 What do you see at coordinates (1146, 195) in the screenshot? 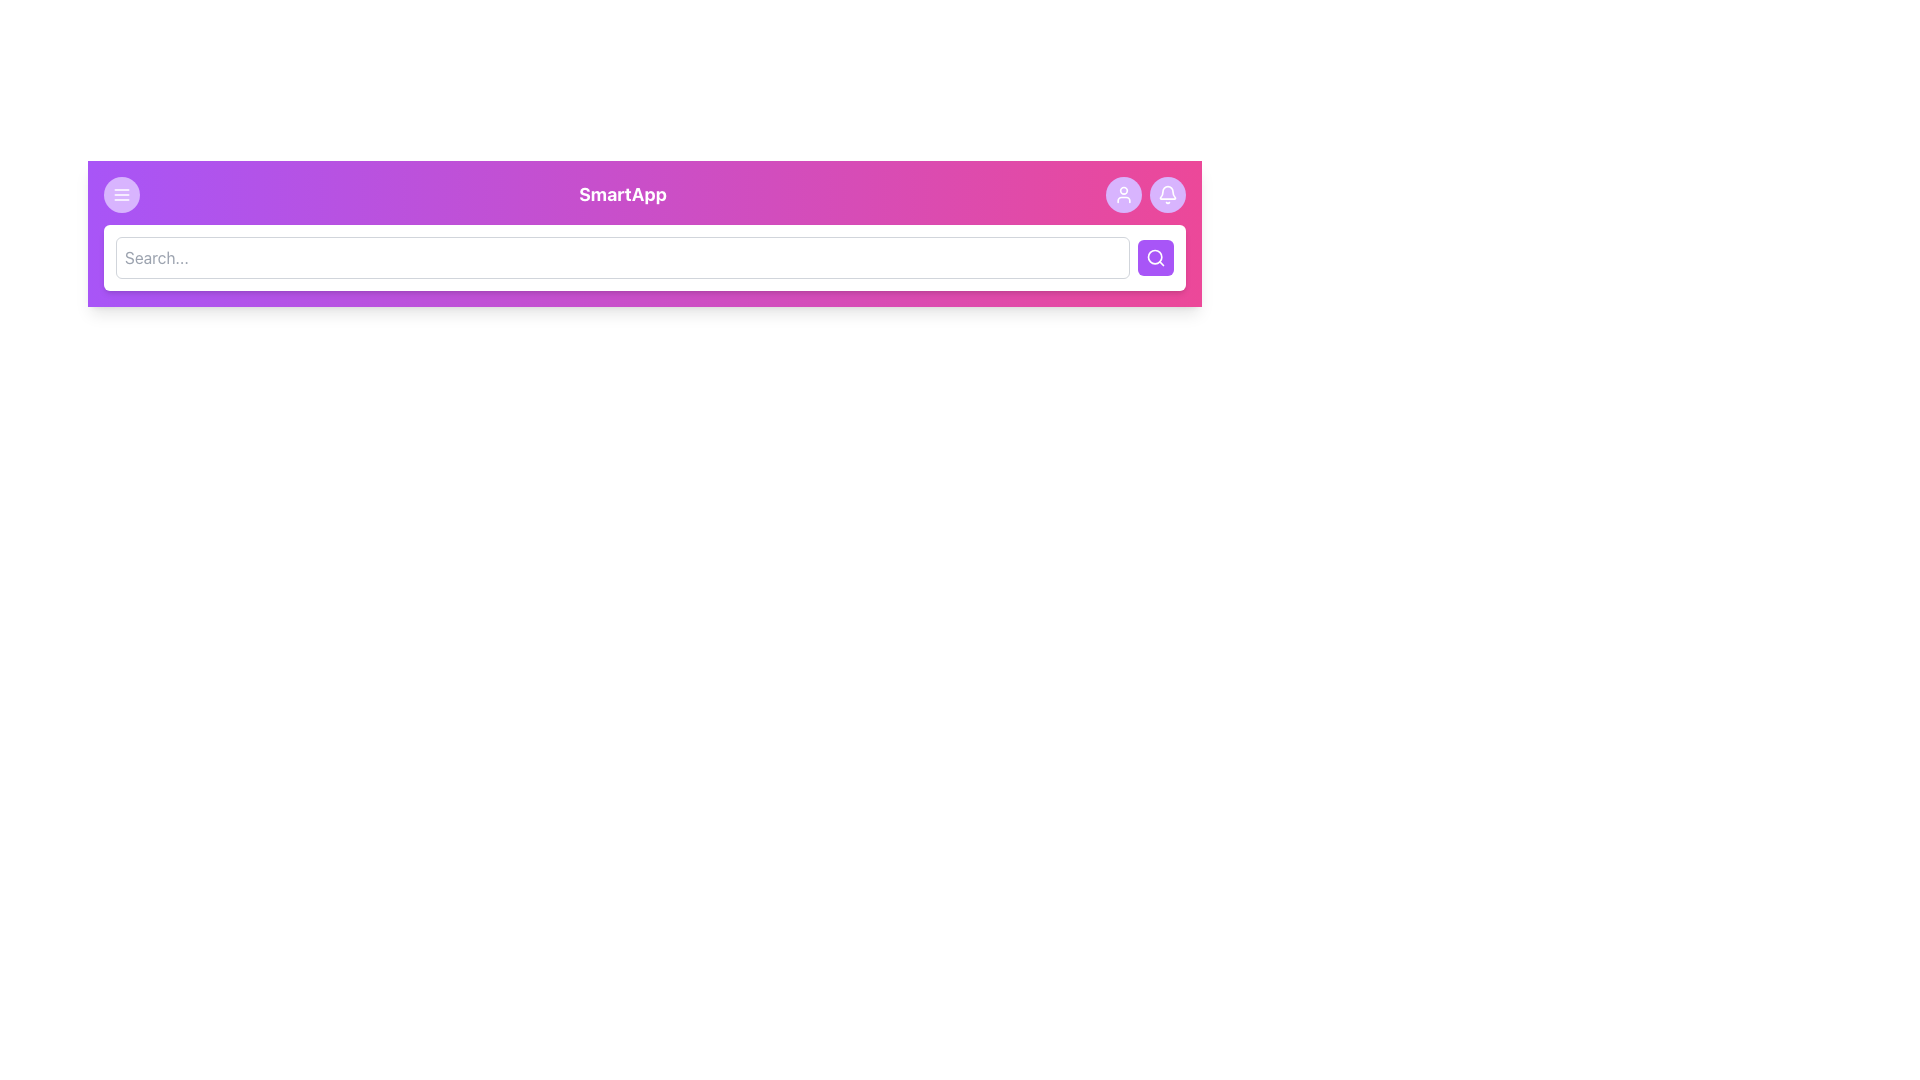
I see `the left circular button with a user profile icon in the interactive button group located at the top-right corner of the application interface` at bounding box center [1146, 195].